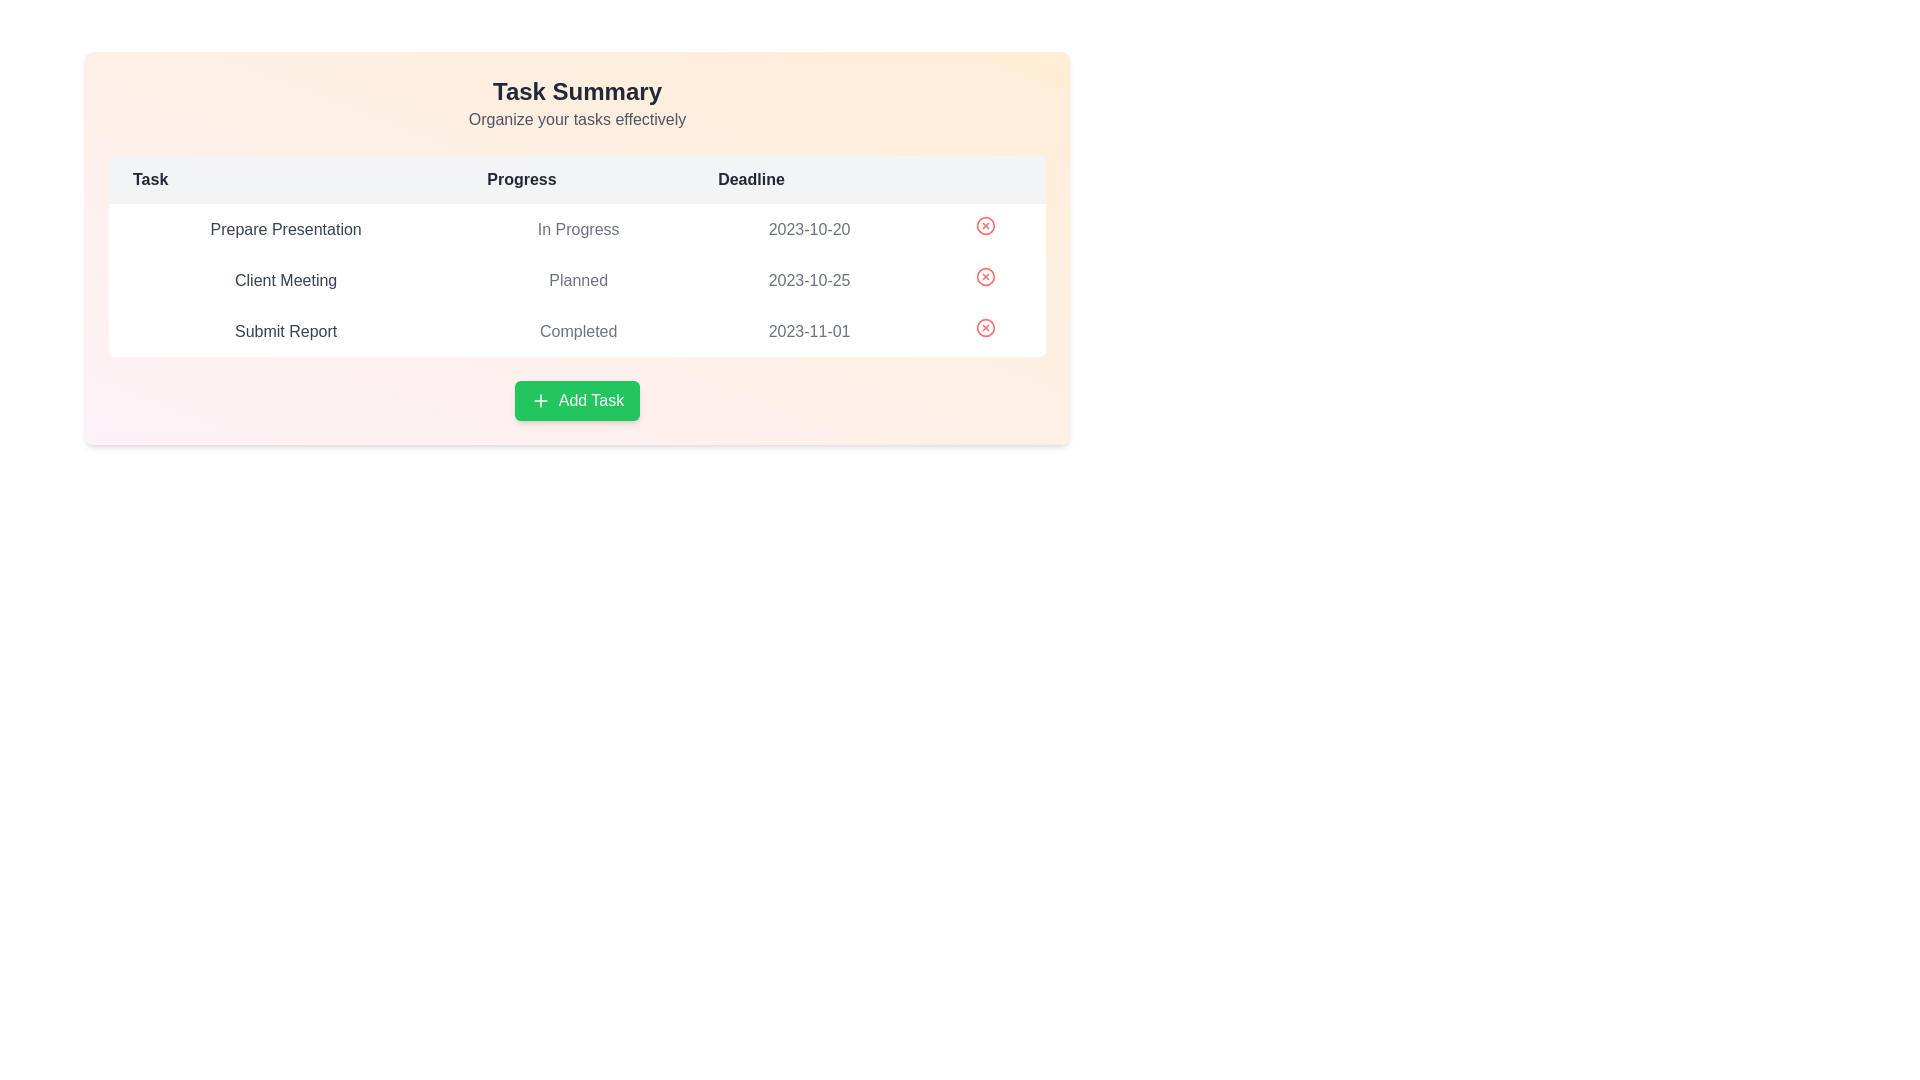 This screenshot has height=1080, width=1920. What do you see at coordinates (985, 277) in the screenshot?
I see `delete button for the task with name 'Client Meeting'` at bounding box center [985, 277].